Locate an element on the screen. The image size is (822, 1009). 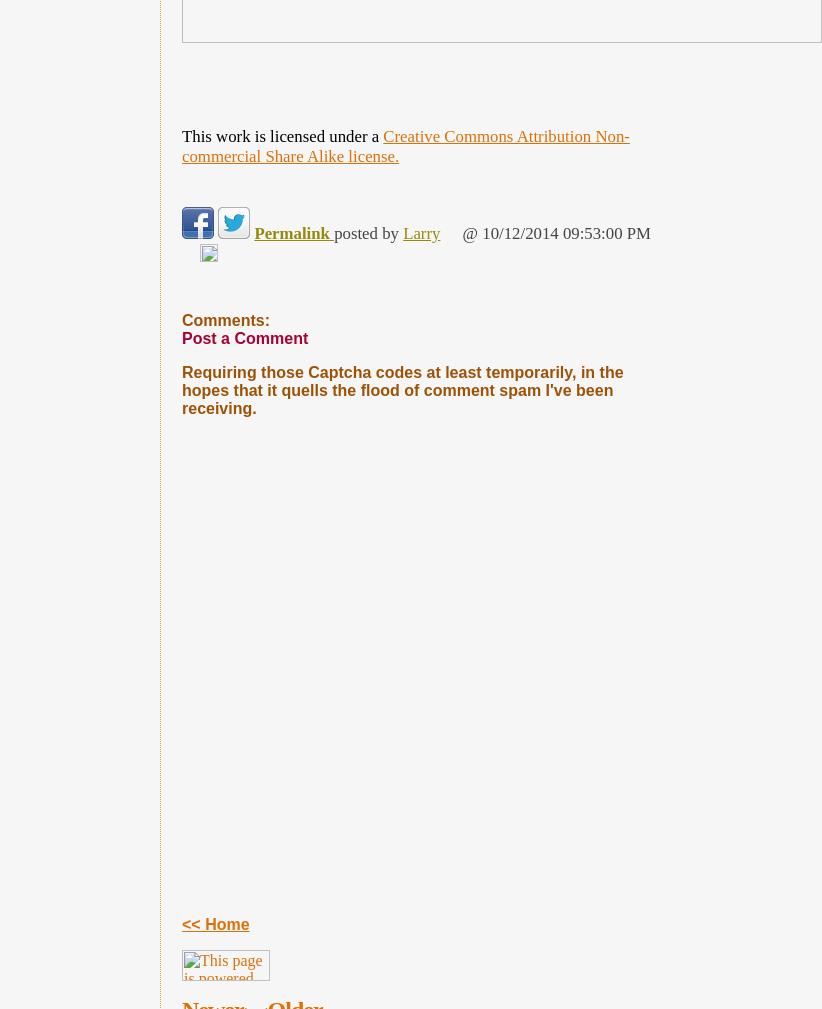
'Creative Commons Attribution Non-commercial Share Alike license.' is located at coordinates (405, 145).